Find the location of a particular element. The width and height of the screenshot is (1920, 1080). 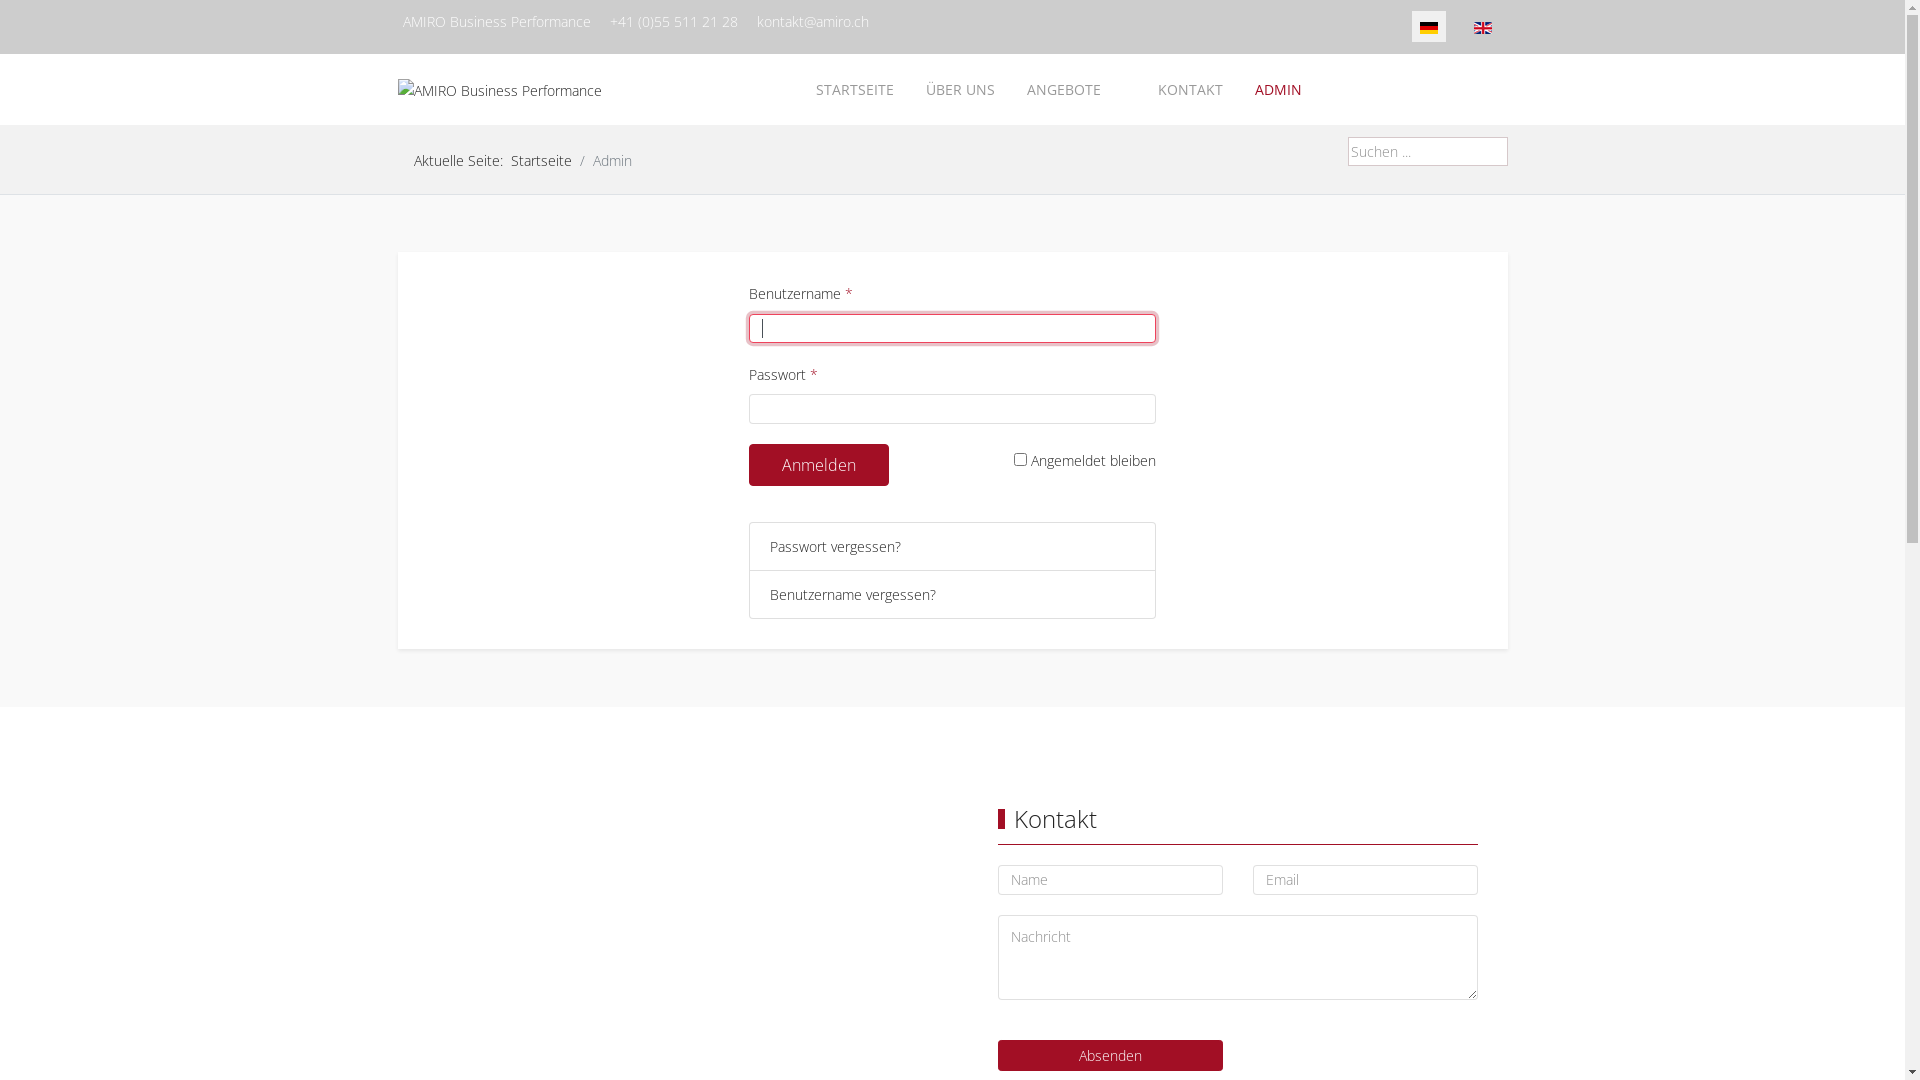

'ADMIN' is located at coordinates (1276, 88).